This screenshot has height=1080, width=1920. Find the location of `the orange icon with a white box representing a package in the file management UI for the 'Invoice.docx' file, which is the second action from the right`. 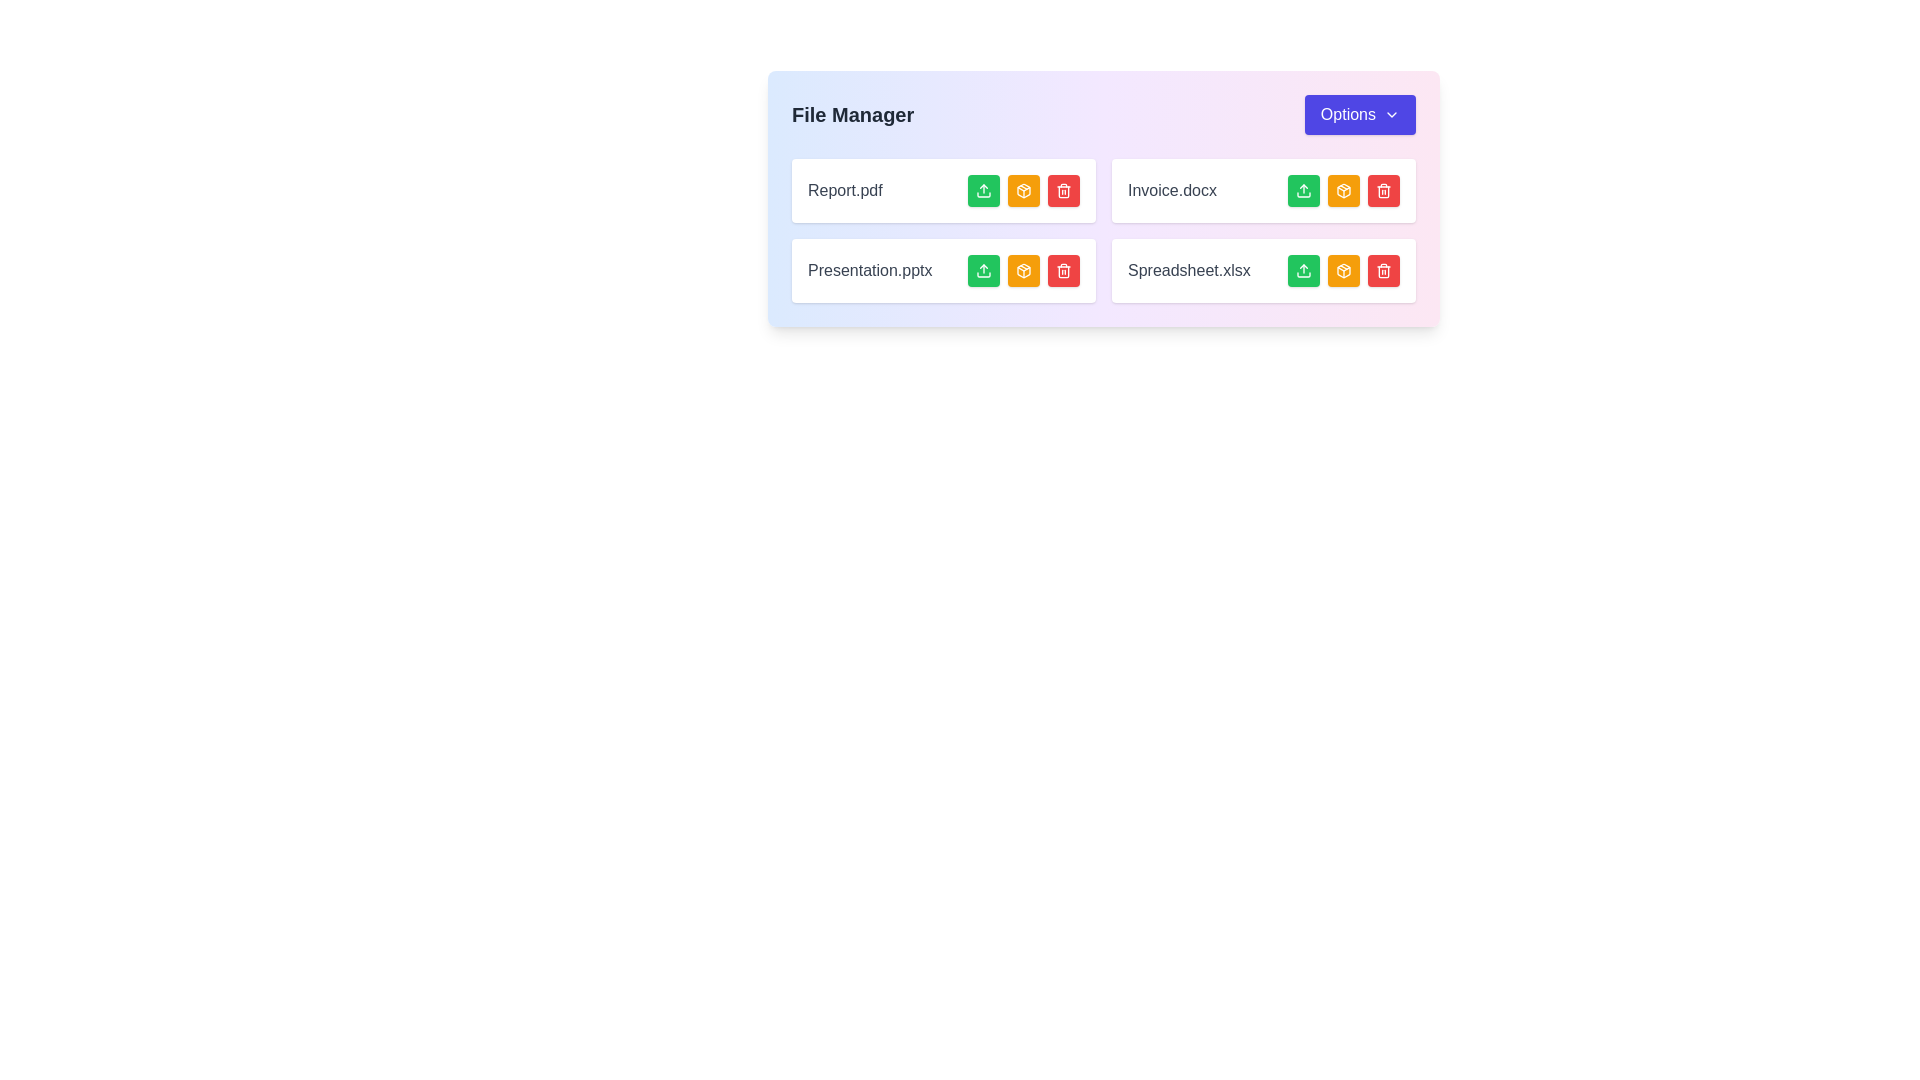

the orange icon with a white box representing a package in the file management UI for the 'Invoice.docx' file, which is the second action from the right is located at coordinates (1344, 191).